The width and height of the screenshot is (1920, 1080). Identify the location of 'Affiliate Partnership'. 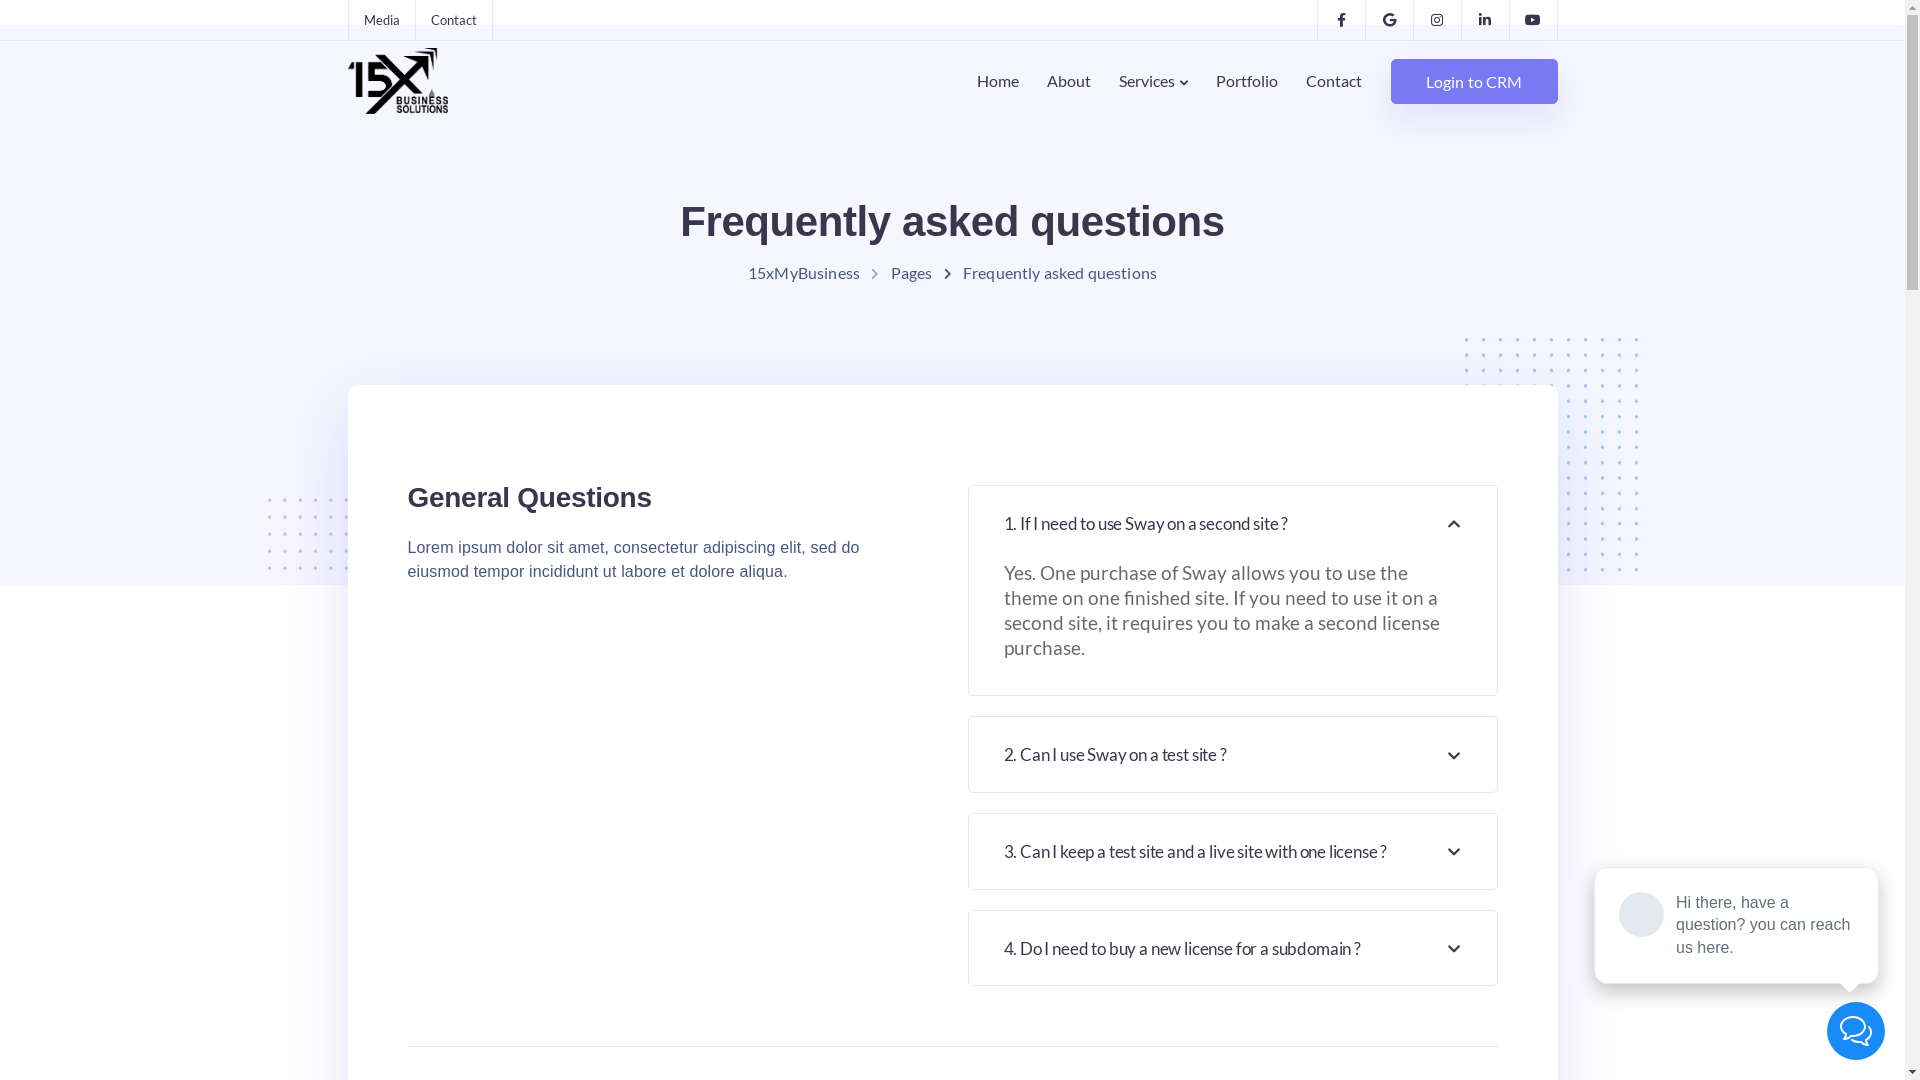
(675, 925).